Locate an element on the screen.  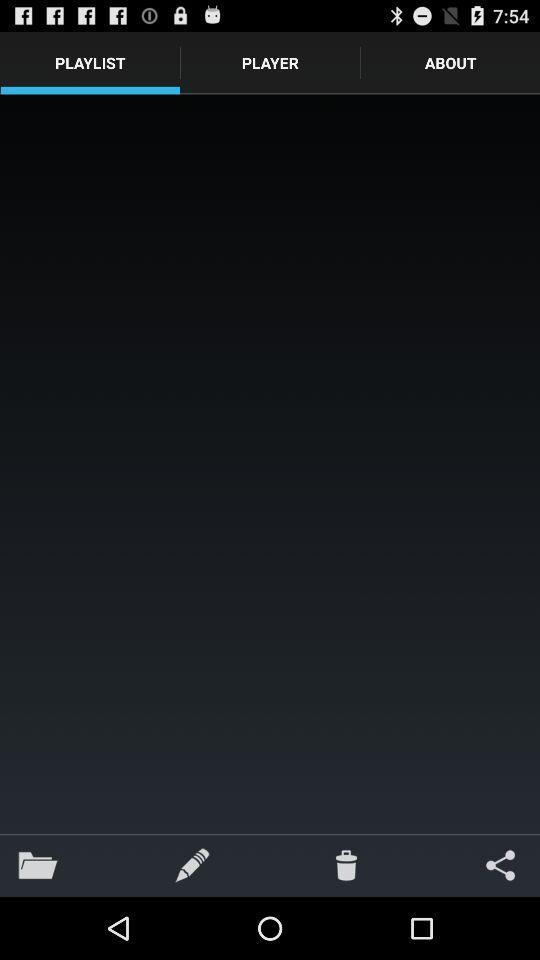
the icon at the center is located at coordinates (270, 464).